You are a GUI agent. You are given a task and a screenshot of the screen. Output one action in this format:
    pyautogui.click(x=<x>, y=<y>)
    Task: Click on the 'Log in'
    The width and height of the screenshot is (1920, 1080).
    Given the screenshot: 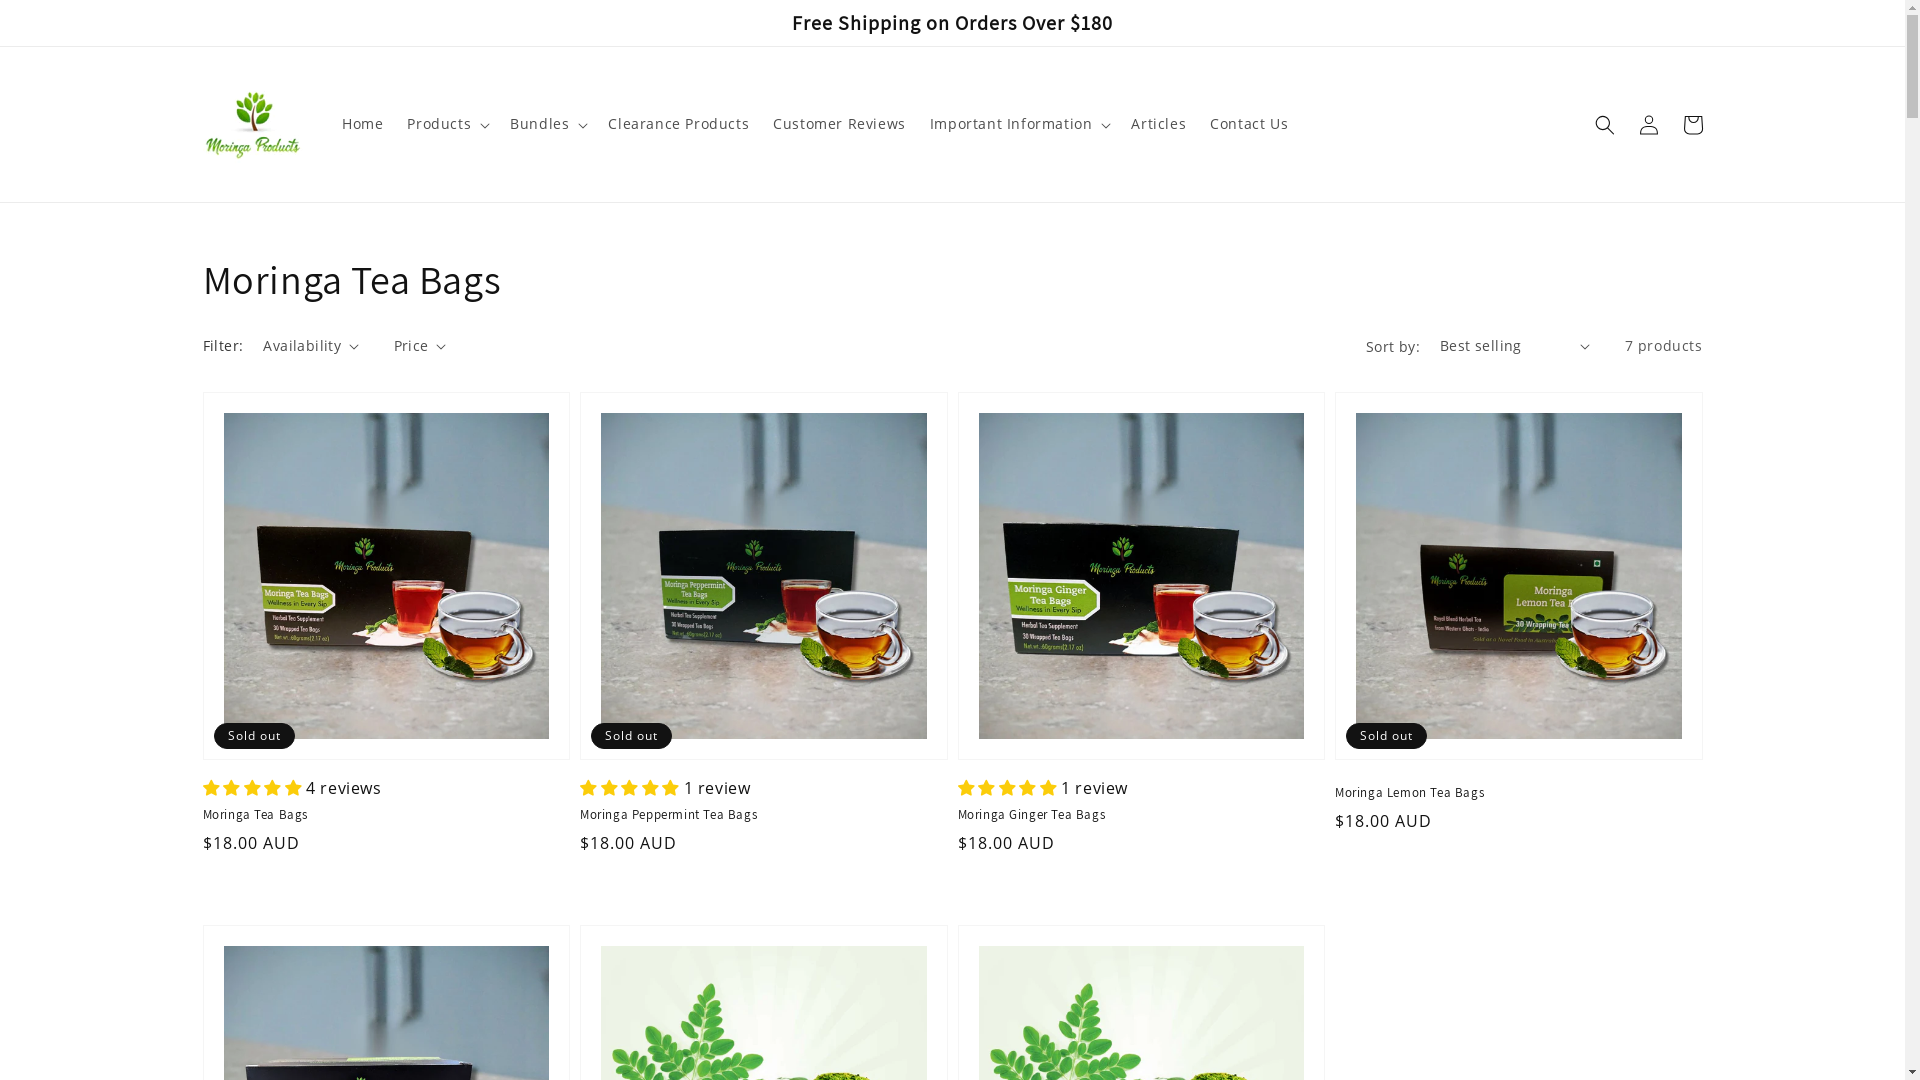 What is the action you would take?
    pyautogui.click(x=1647, y=123)
    